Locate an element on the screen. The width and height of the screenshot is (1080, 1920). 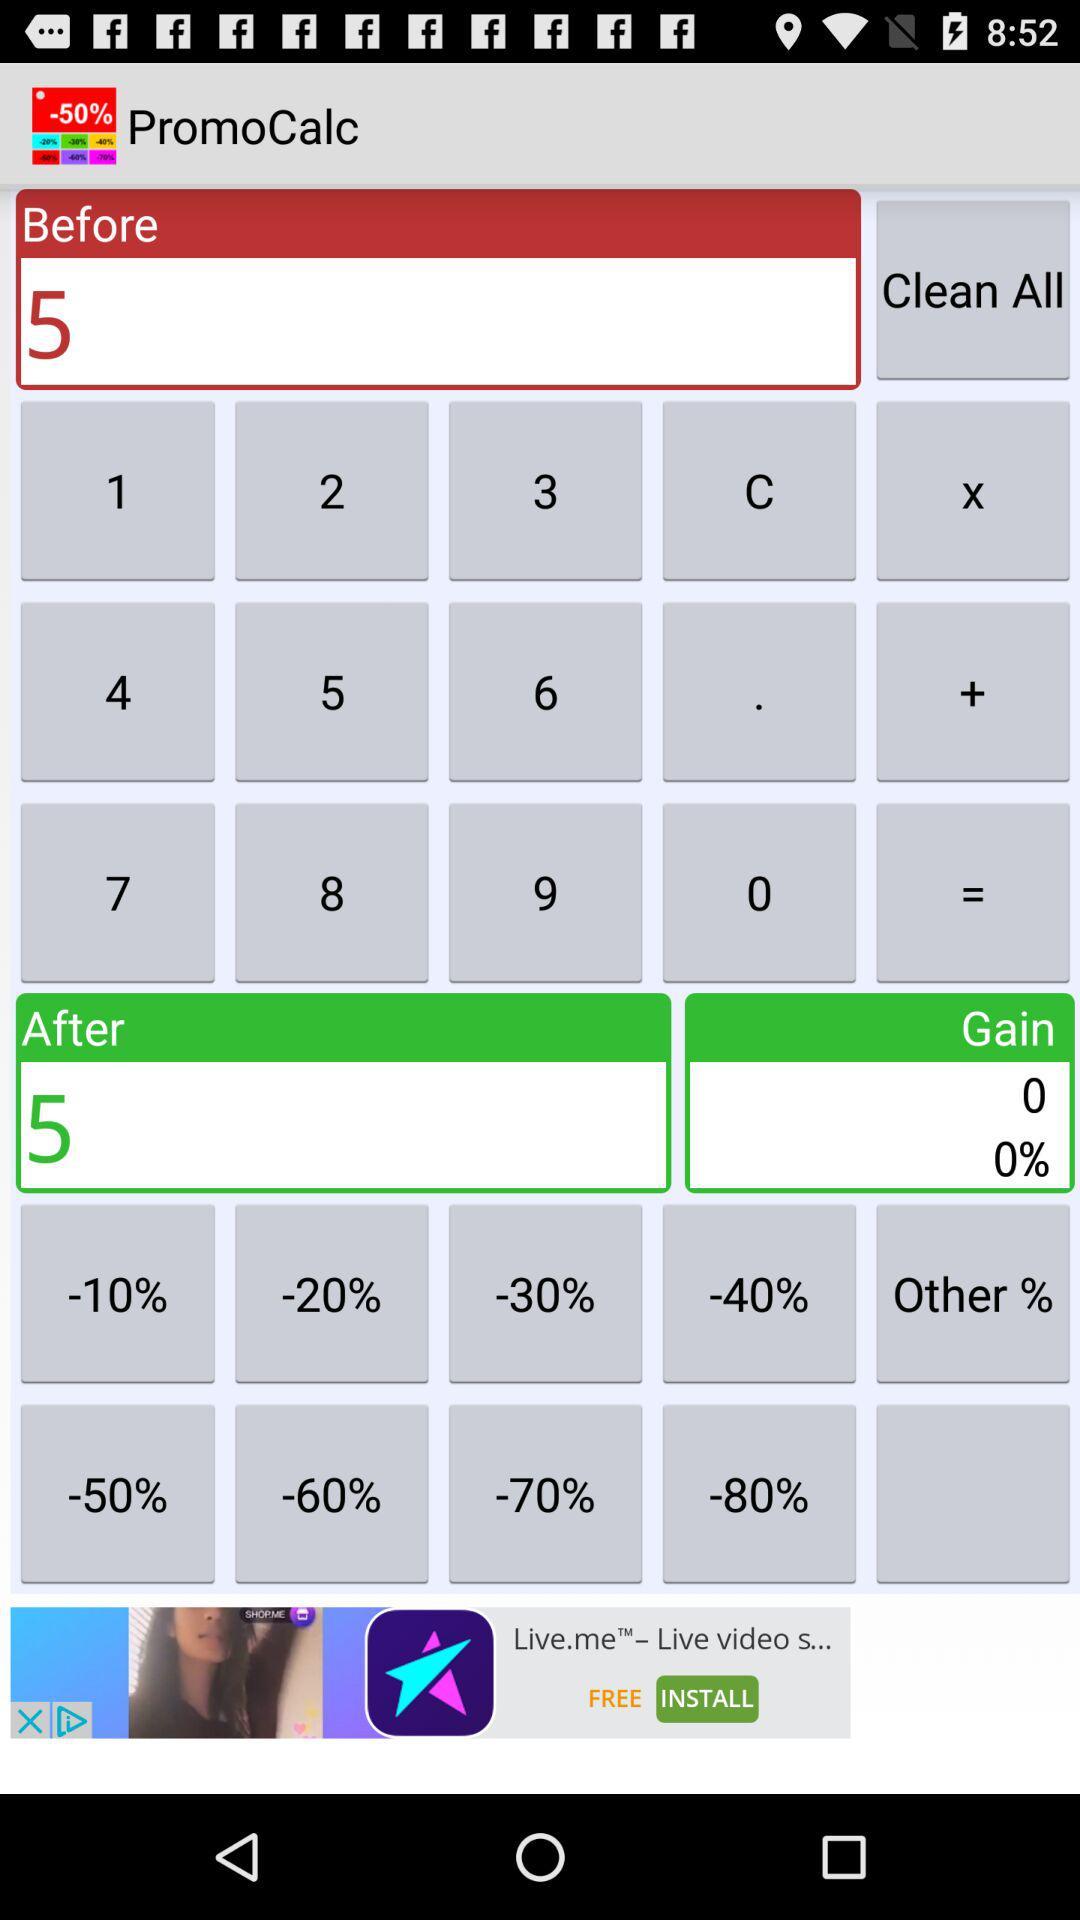
the number 2 below the before is located at coordinates (330, 490).